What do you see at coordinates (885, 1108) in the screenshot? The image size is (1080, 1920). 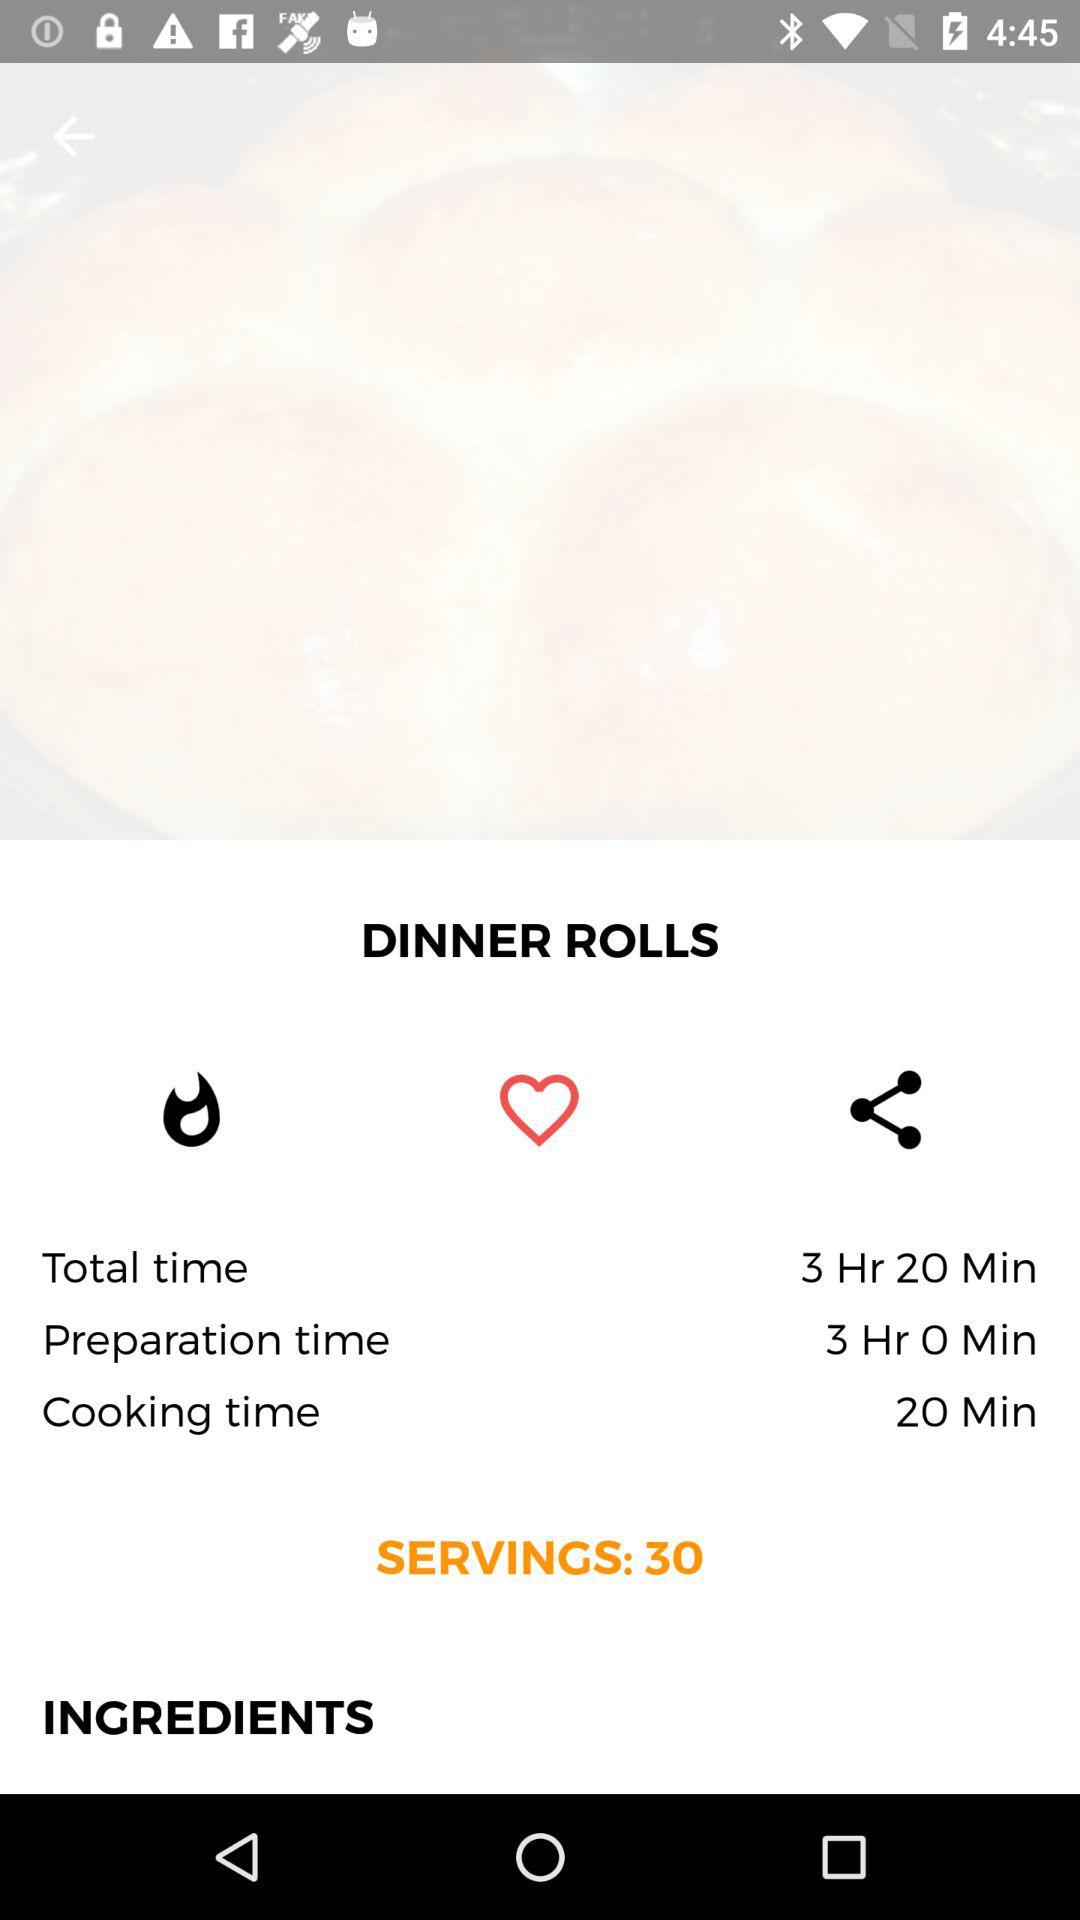 I see `the share button on the web page` at bounding box center [885, 1108].